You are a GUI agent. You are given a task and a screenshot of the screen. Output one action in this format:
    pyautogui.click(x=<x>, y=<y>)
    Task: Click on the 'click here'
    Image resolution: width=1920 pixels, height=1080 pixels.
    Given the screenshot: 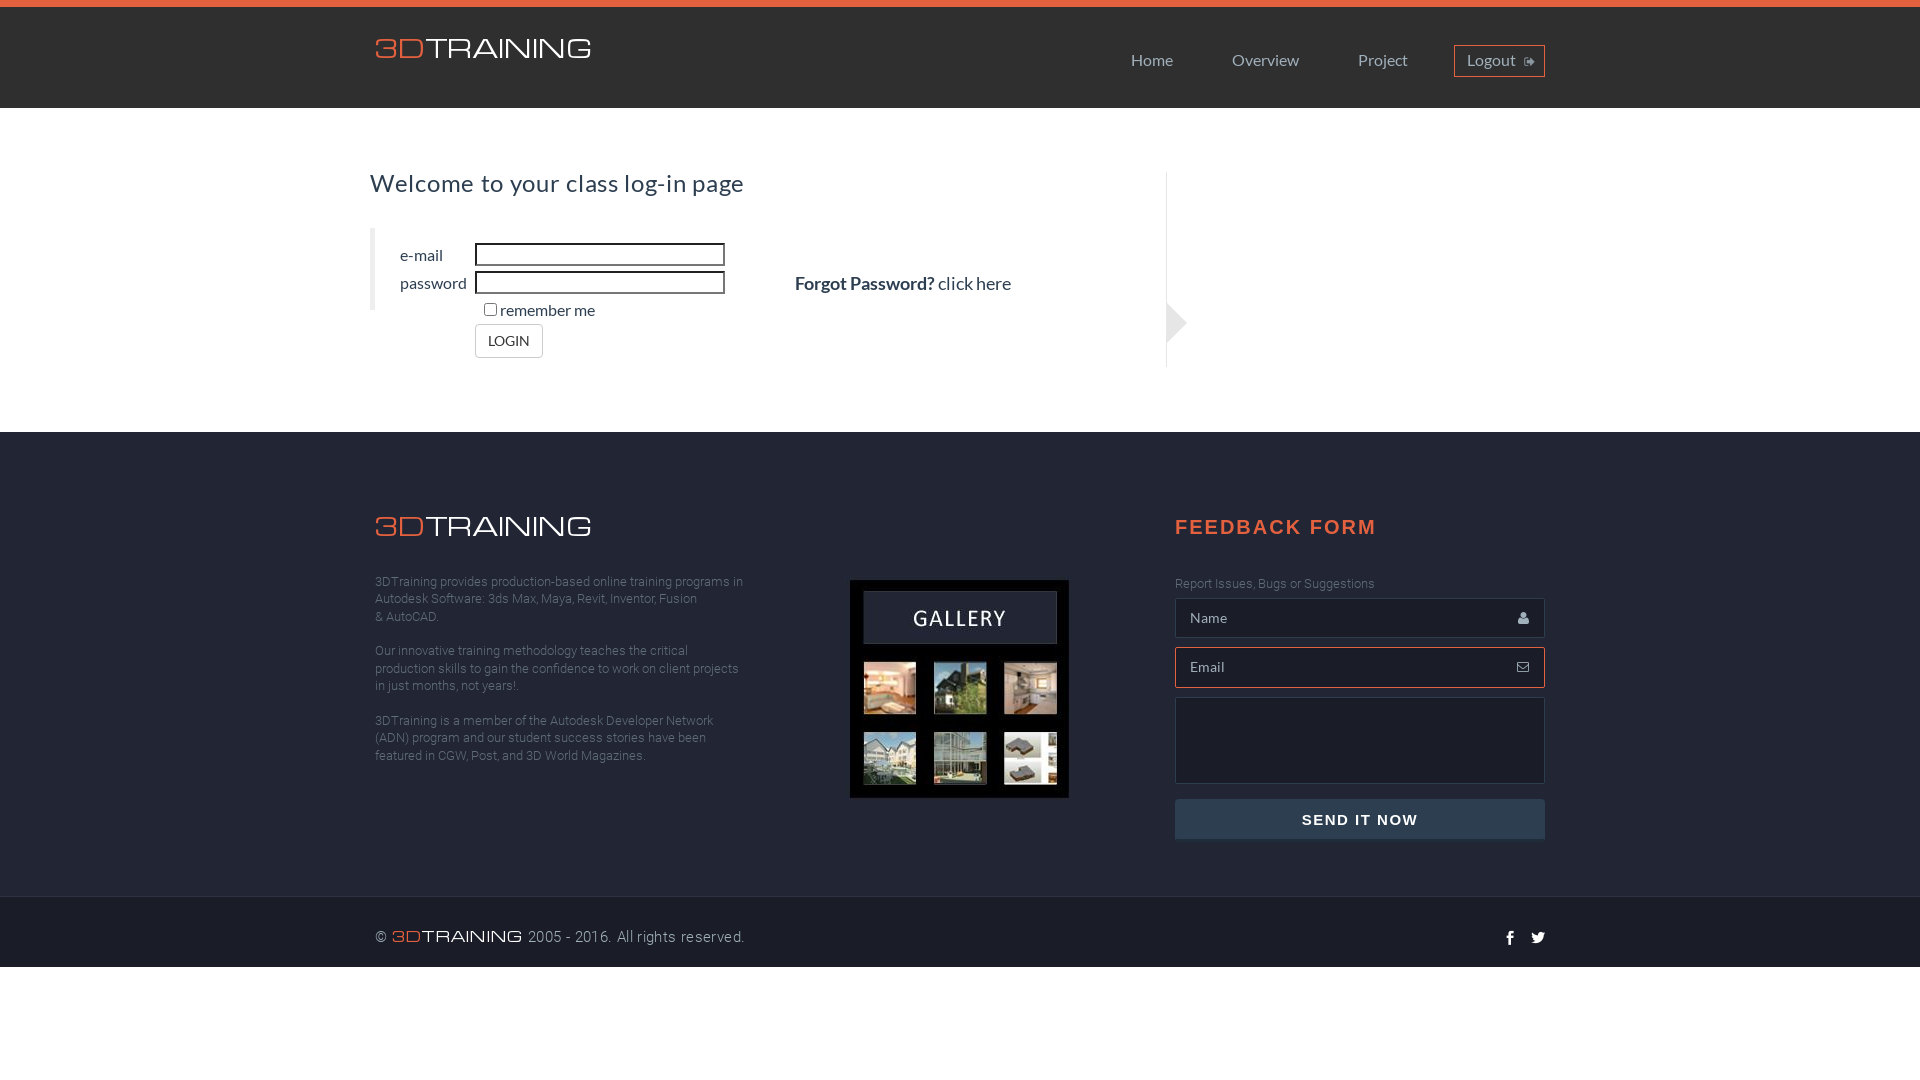 What is the action you would take?
    pyautogui.click(x=974, y=283)
    